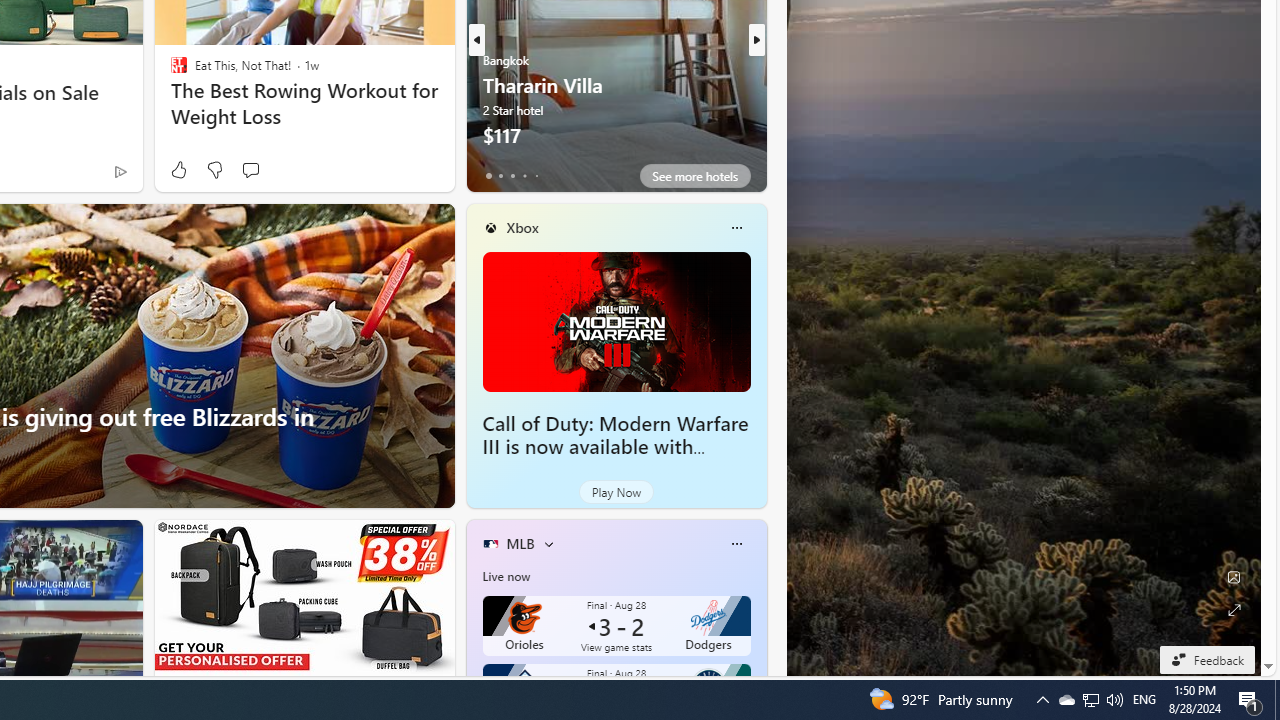  I want to click on 'tab-0', so click(488, 175).